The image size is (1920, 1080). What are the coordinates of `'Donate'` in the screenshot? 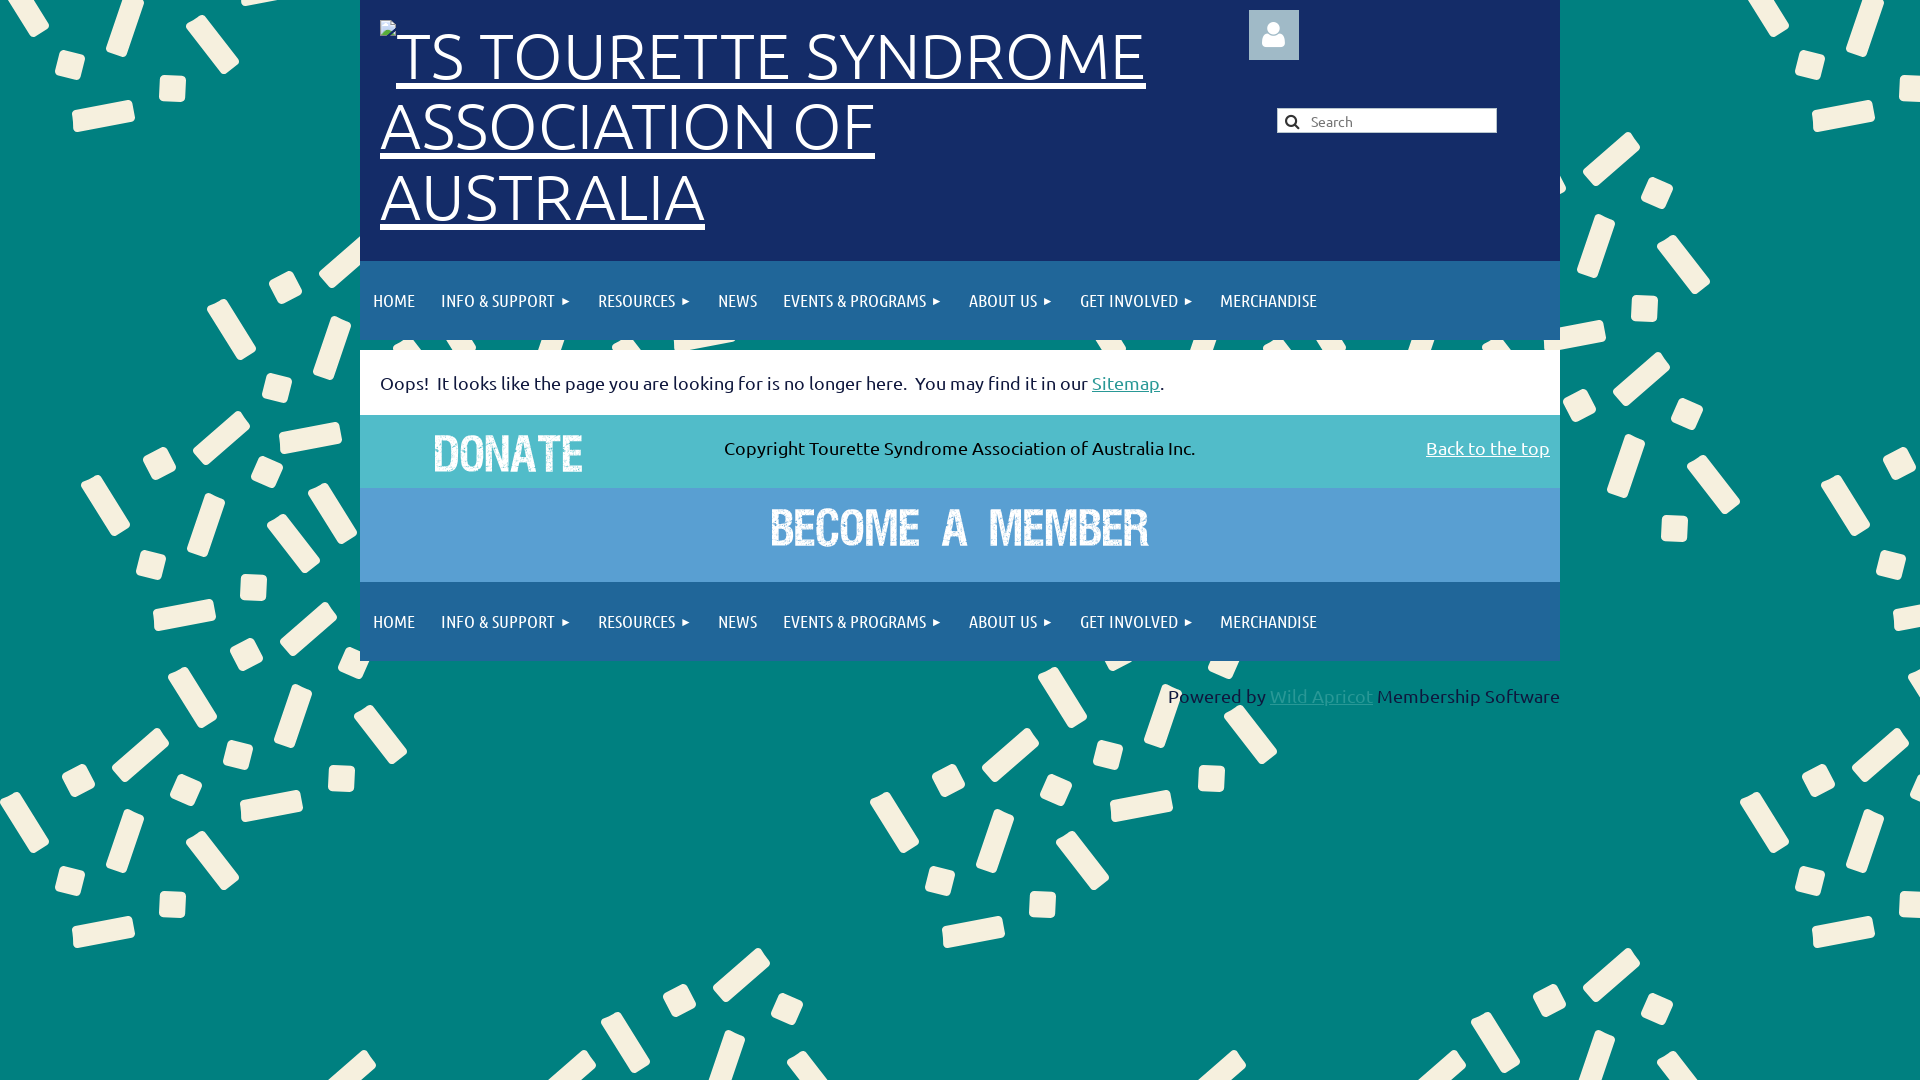 It's located at (508, 453).